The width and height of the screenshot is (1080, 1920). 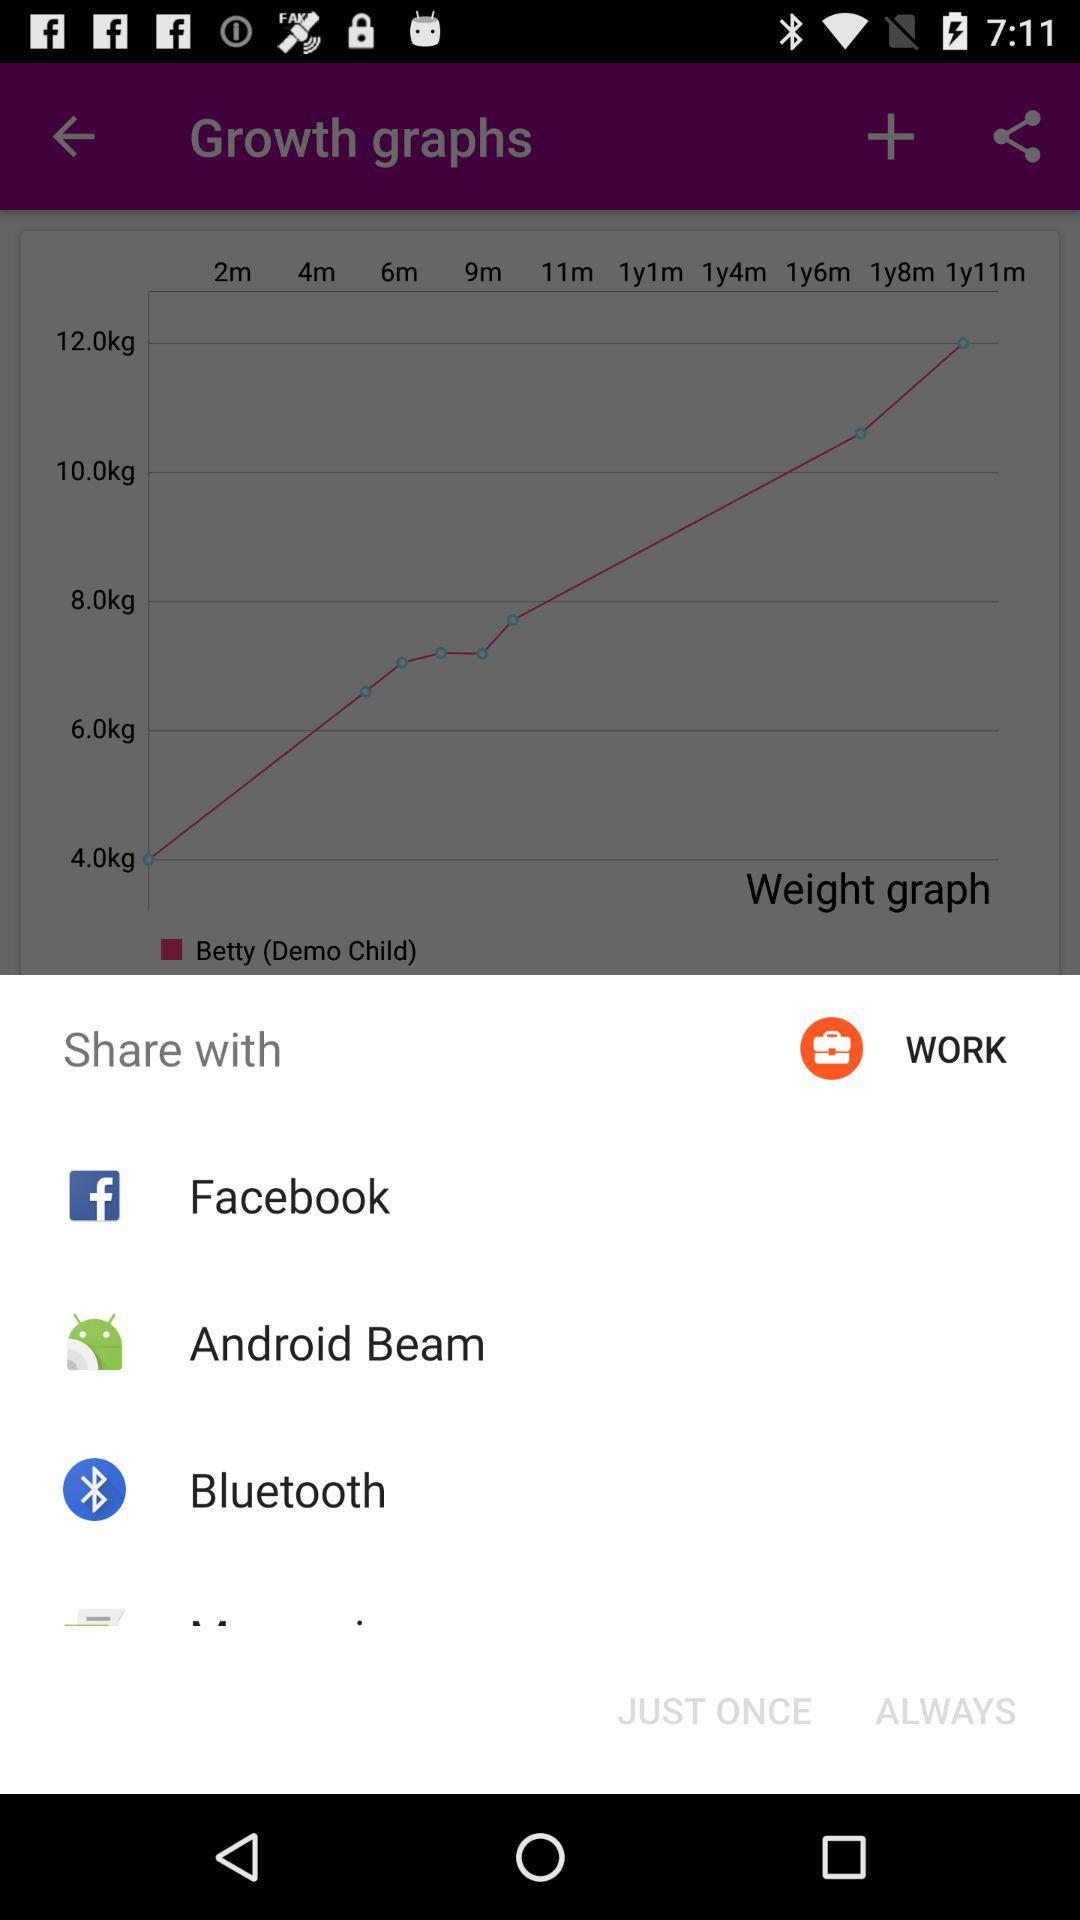 I want to click on the messaging, so click(x=303, y=1636).